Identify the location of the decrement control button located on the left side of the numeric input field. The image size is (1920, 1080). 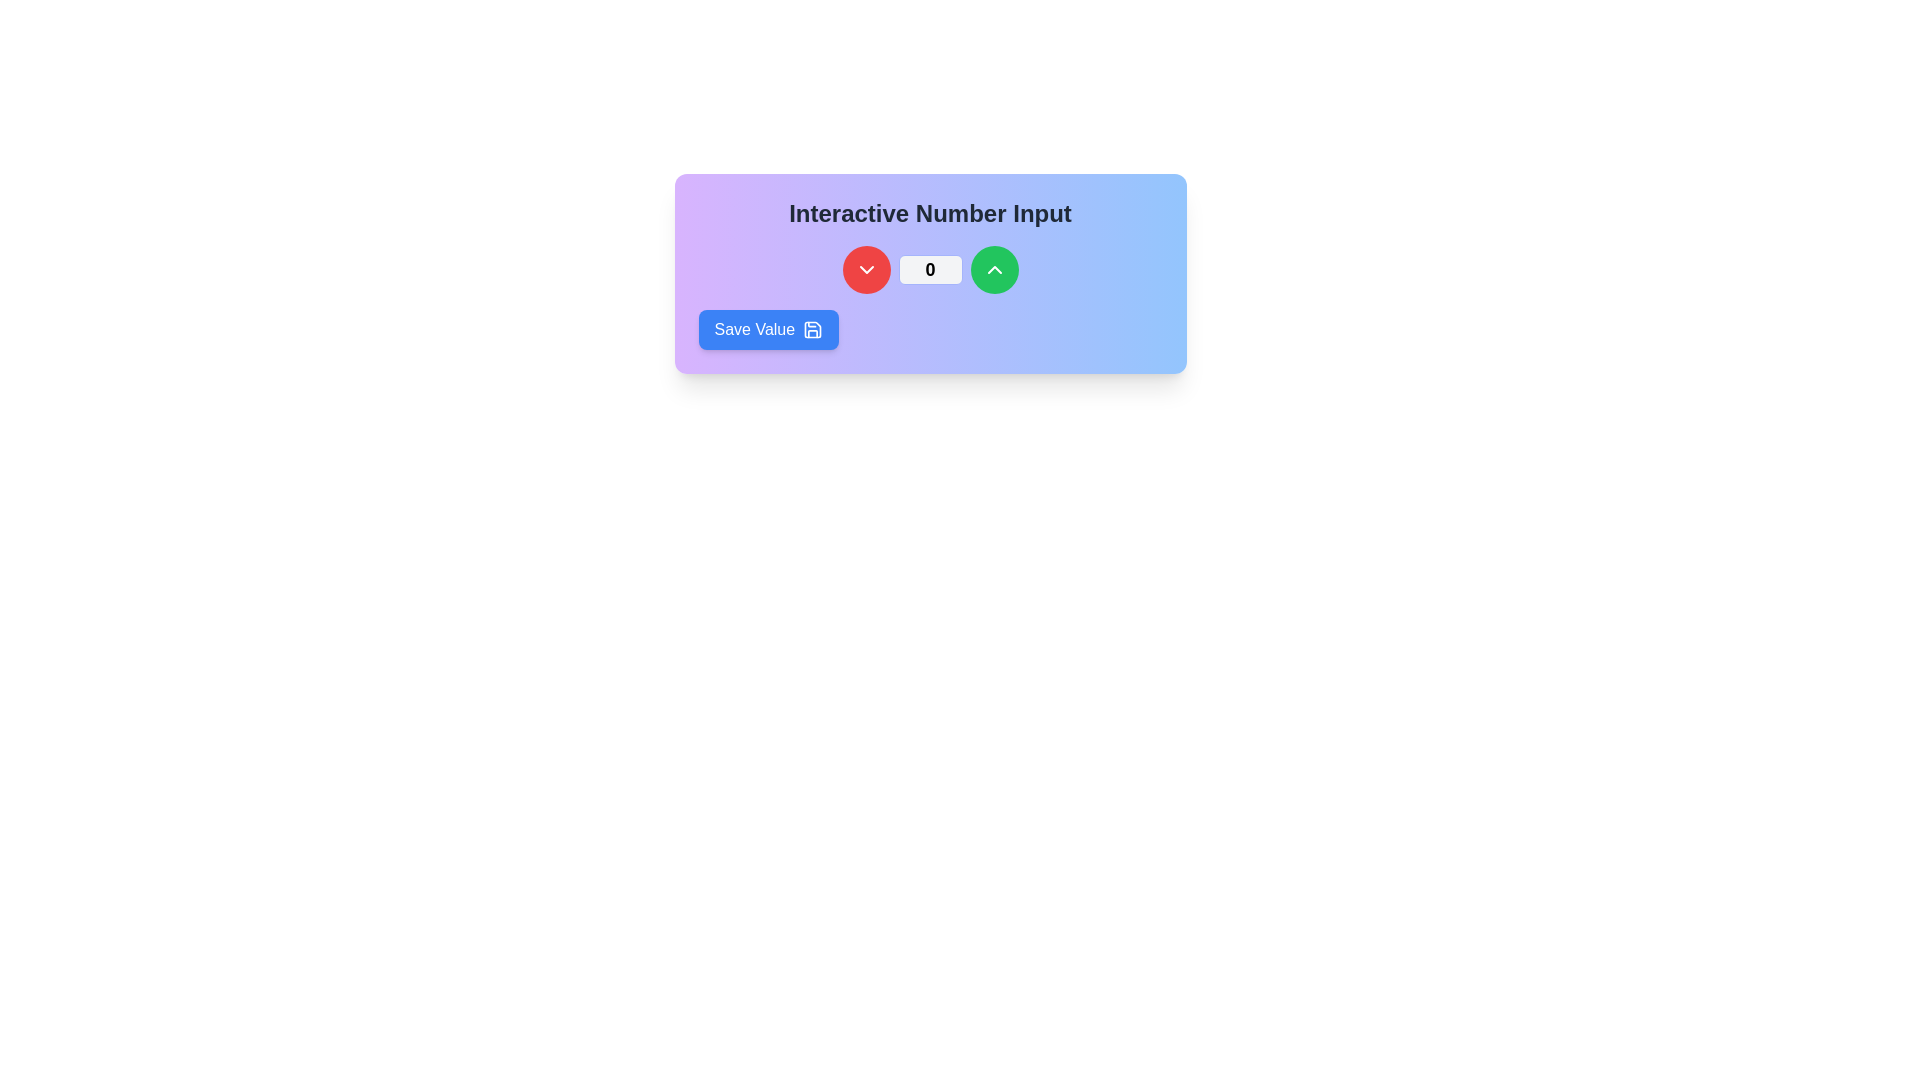
(866, 270).